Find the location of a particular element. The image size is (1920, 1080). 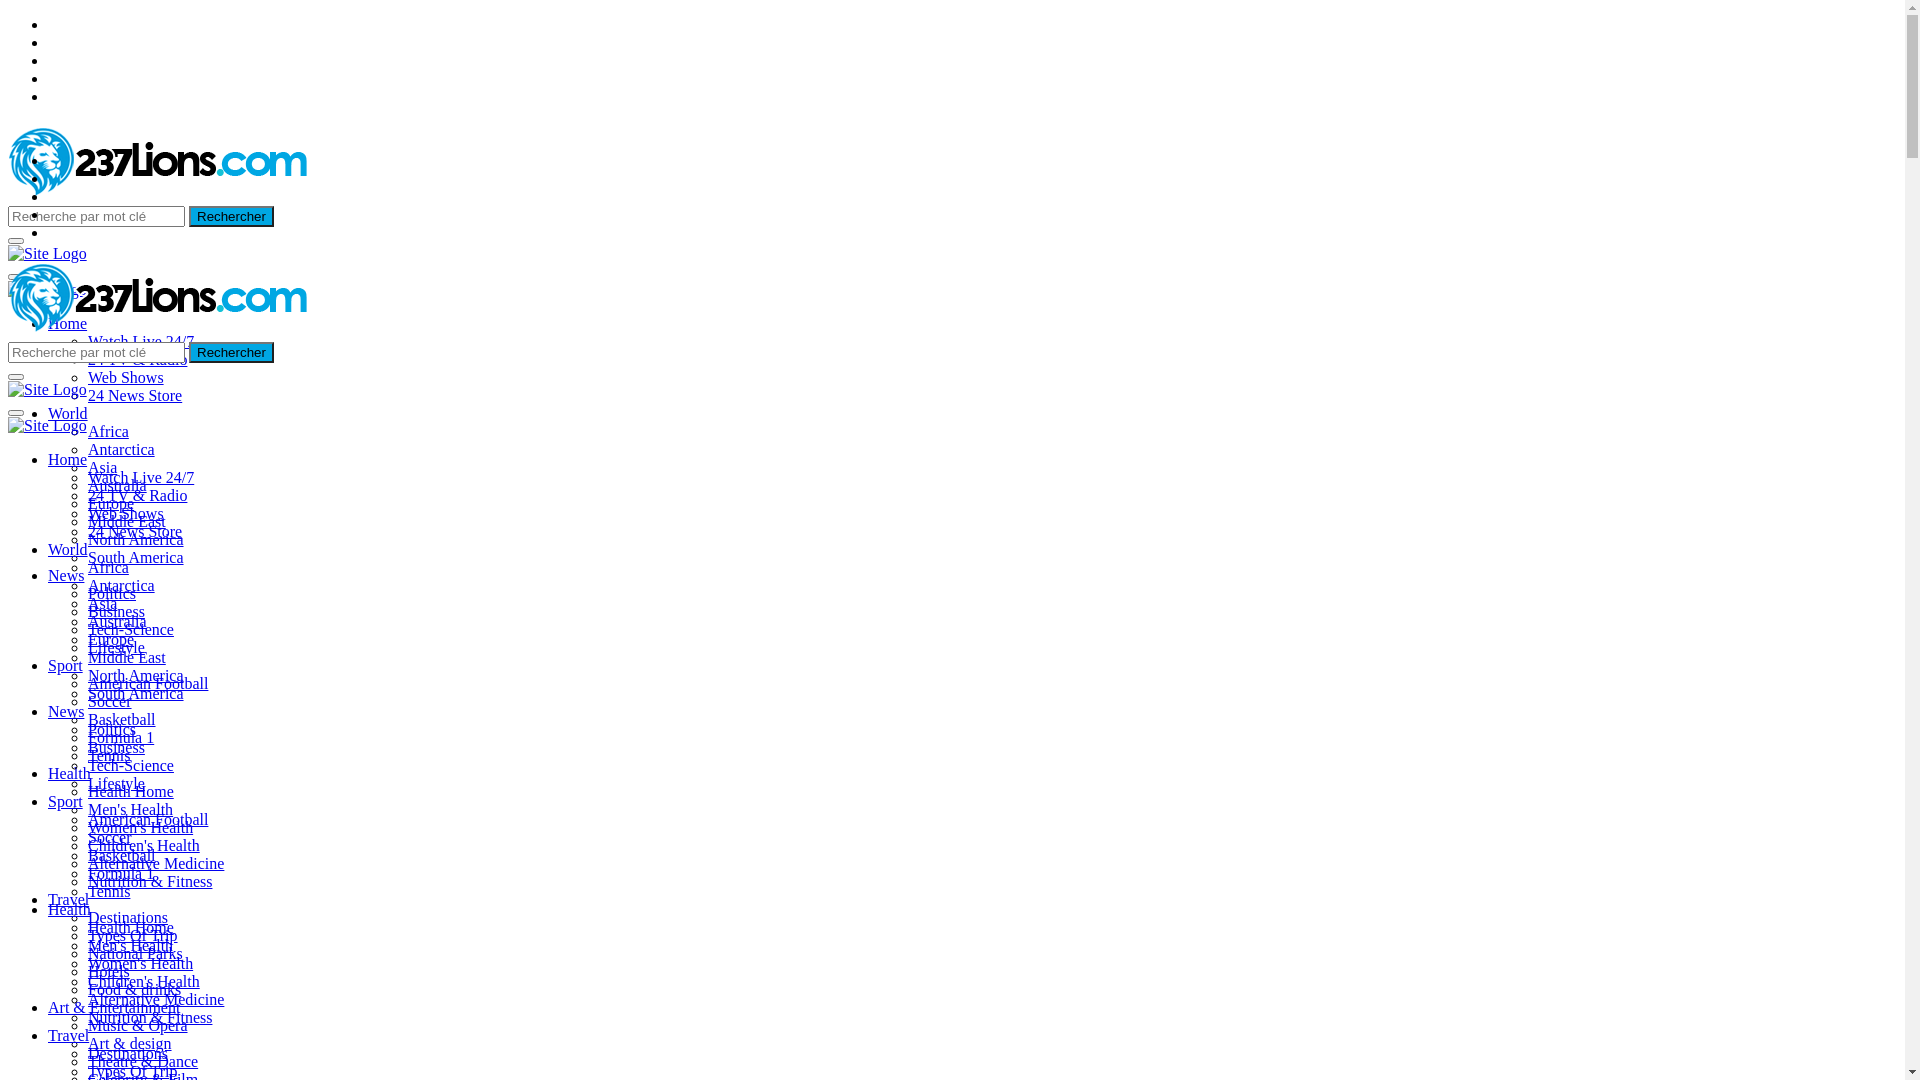

'Types Of Trip' is located at coordinates (132, 935).